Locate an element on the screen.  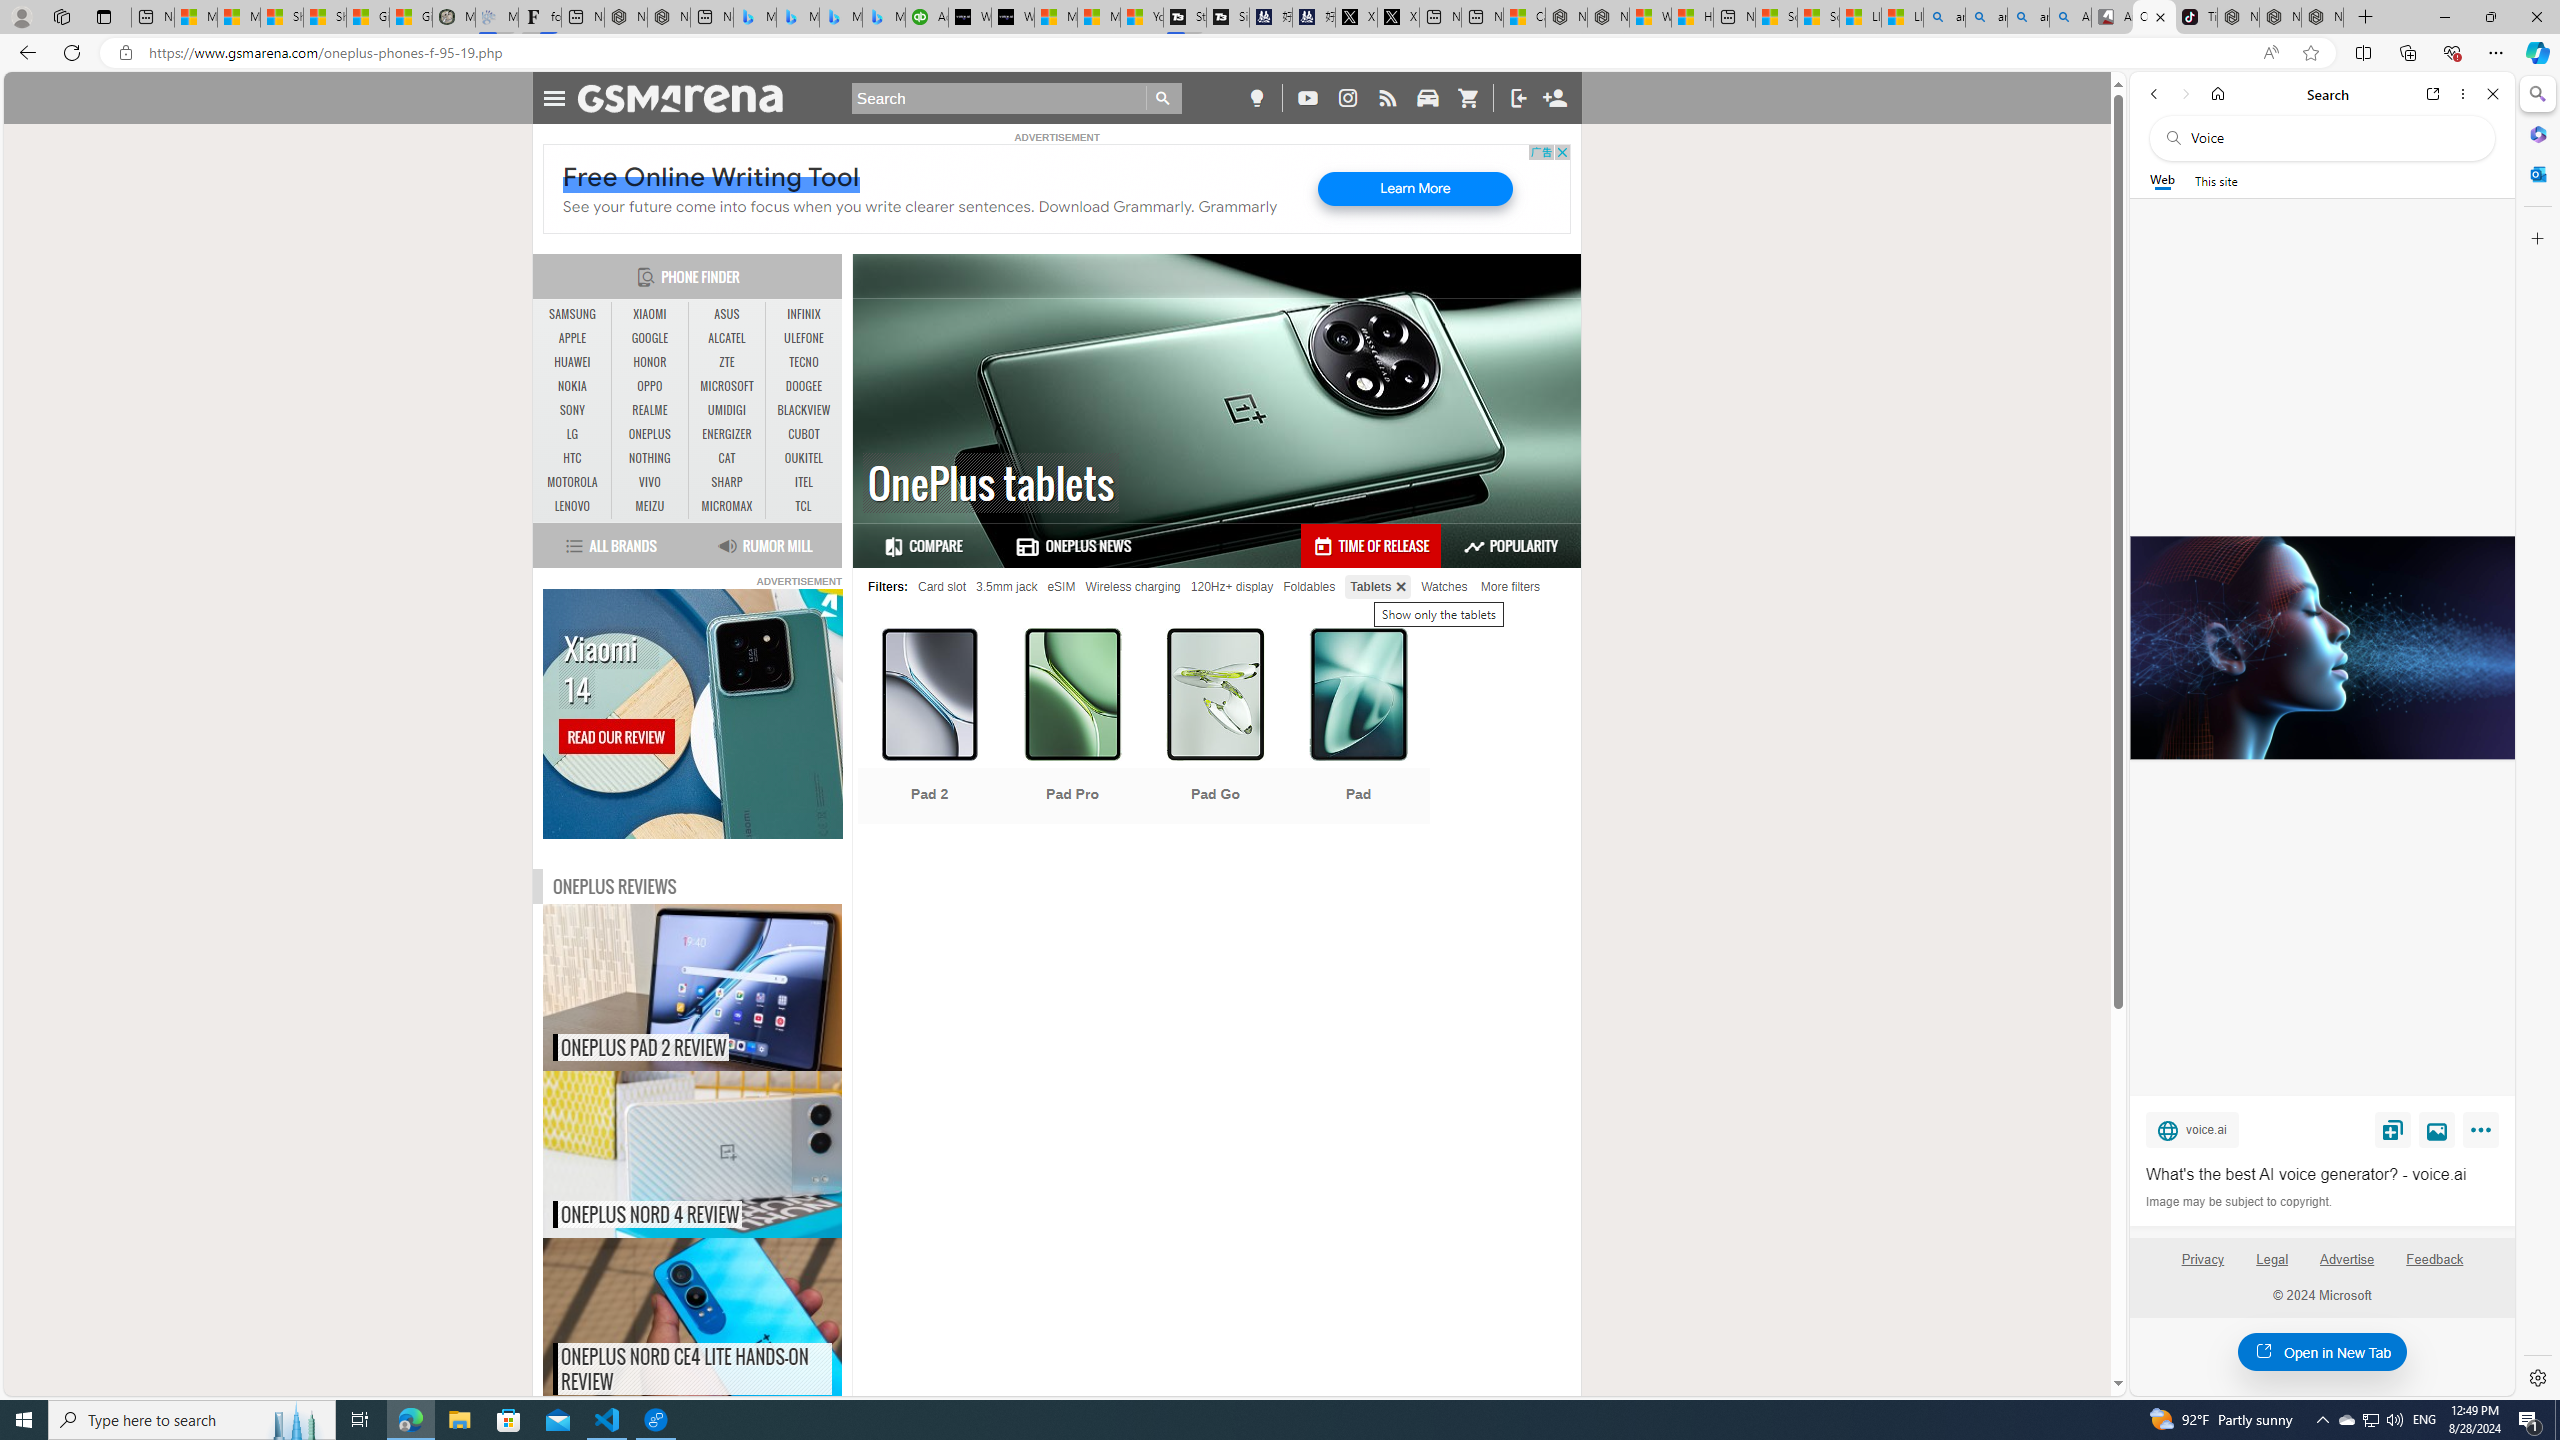
'LG' is located at coordinates (572, 433).